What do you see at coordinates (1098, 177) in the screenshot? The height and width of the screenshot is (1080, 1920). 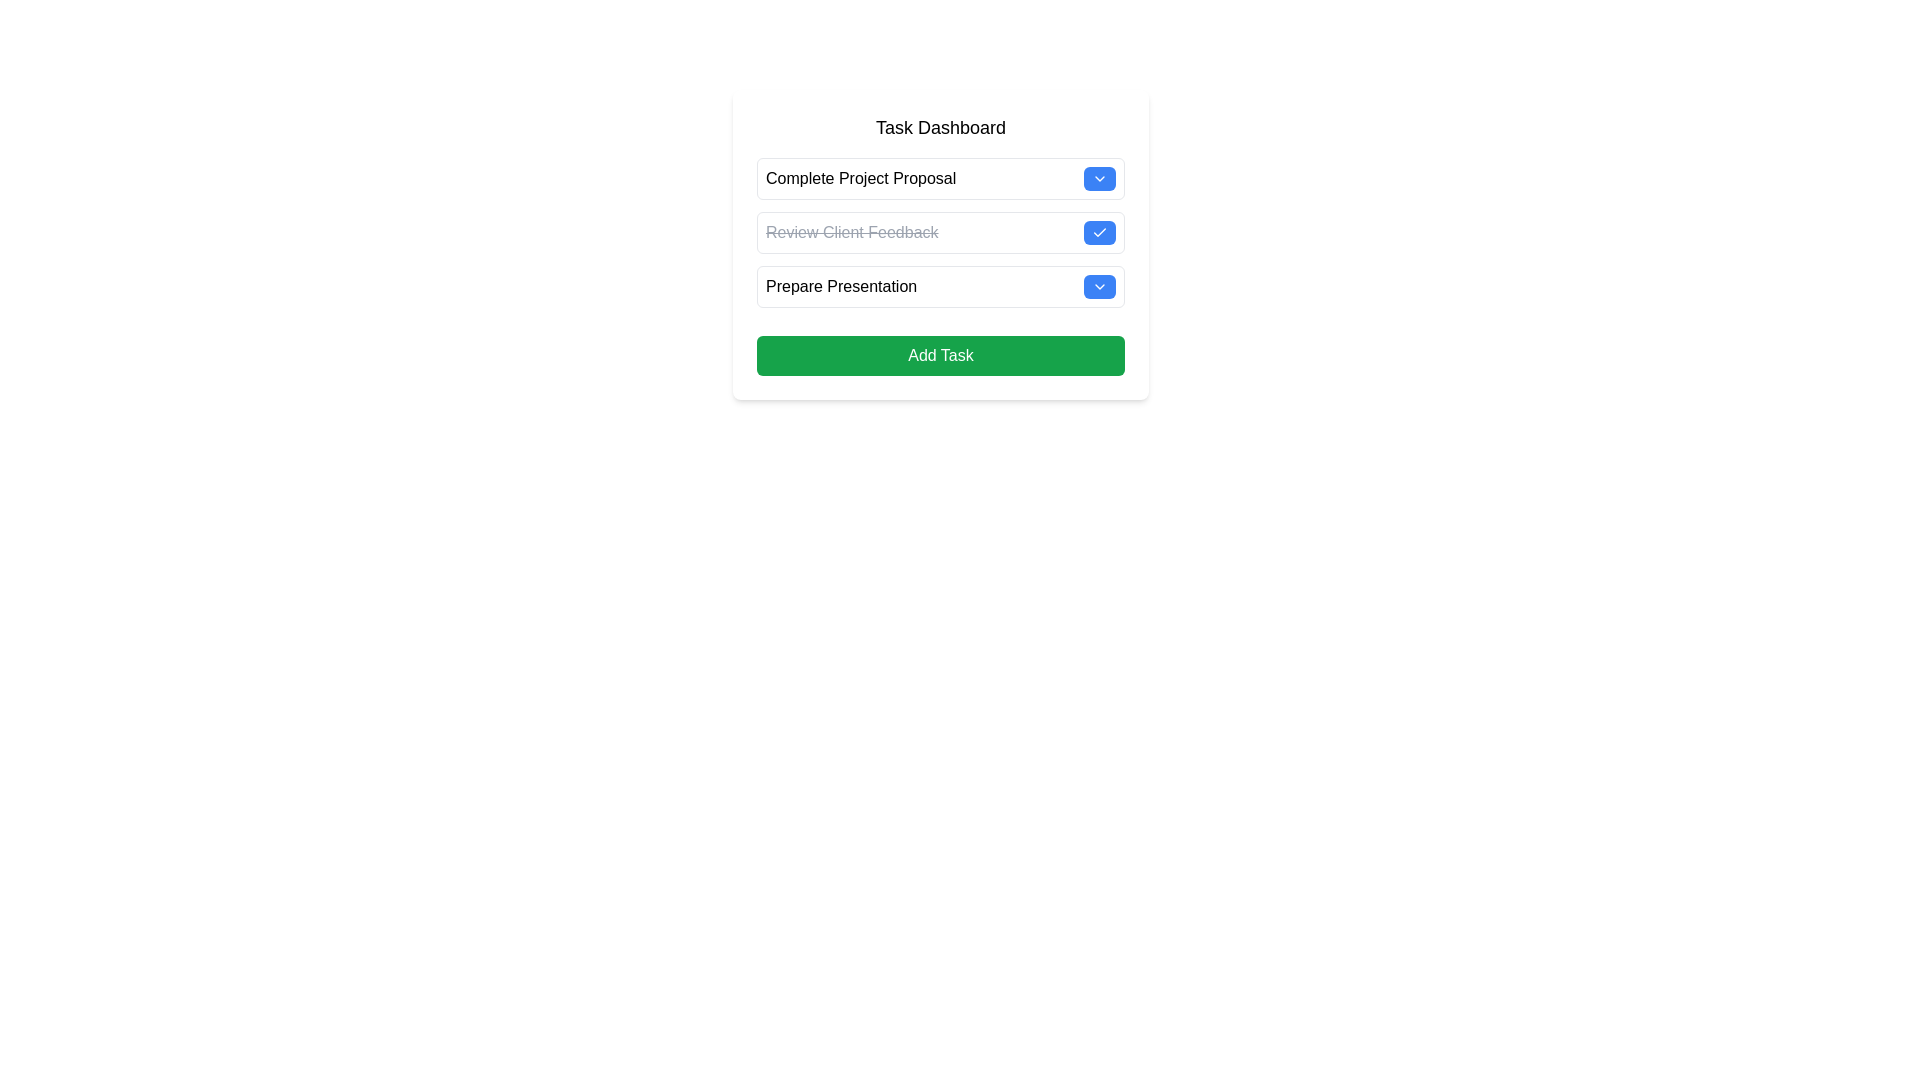 I see `the small downward-pointing chevron icon within the blue circular button on the far right side of the 'Complete Project Proposal' task` at bounding box center [1098, 177].